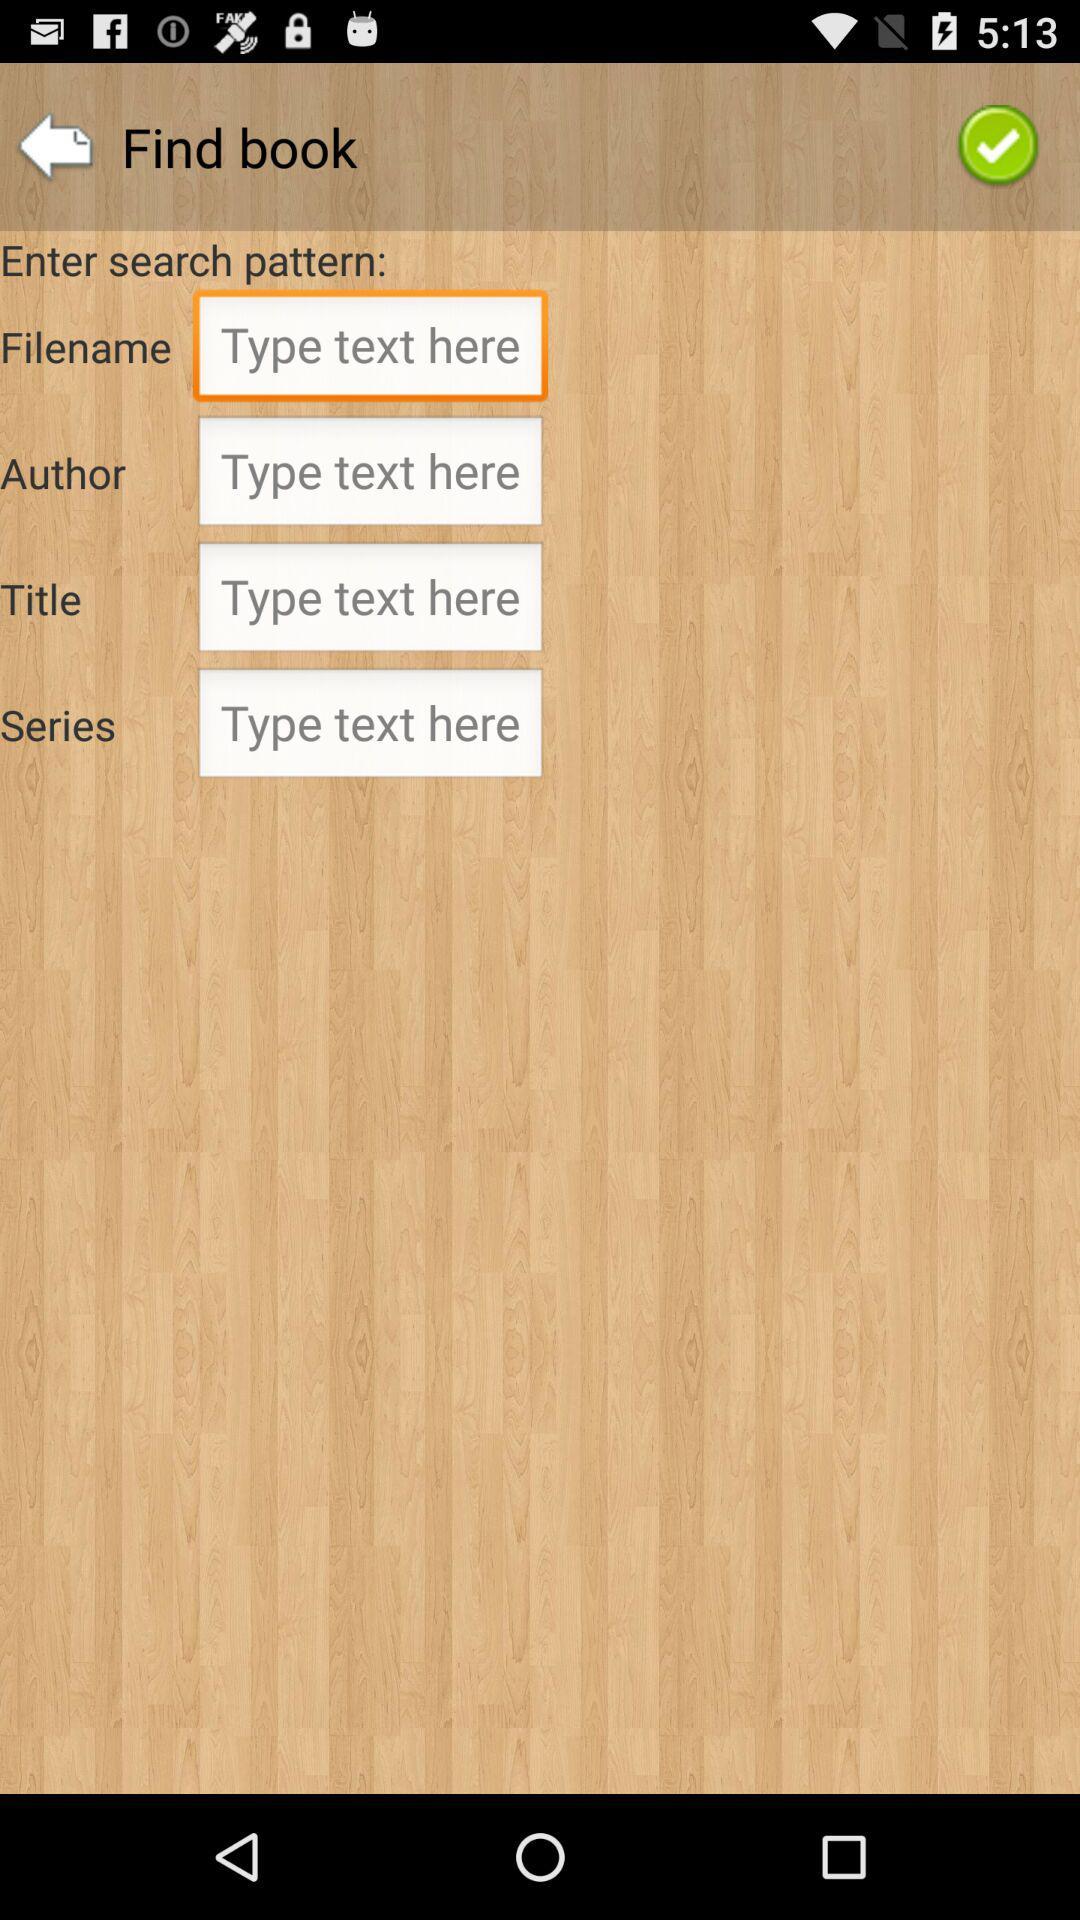  What do you see at coordinates (54, 156) in the screenshot?
I see `the arrow_backward icon` at bounding box center [54, 156].